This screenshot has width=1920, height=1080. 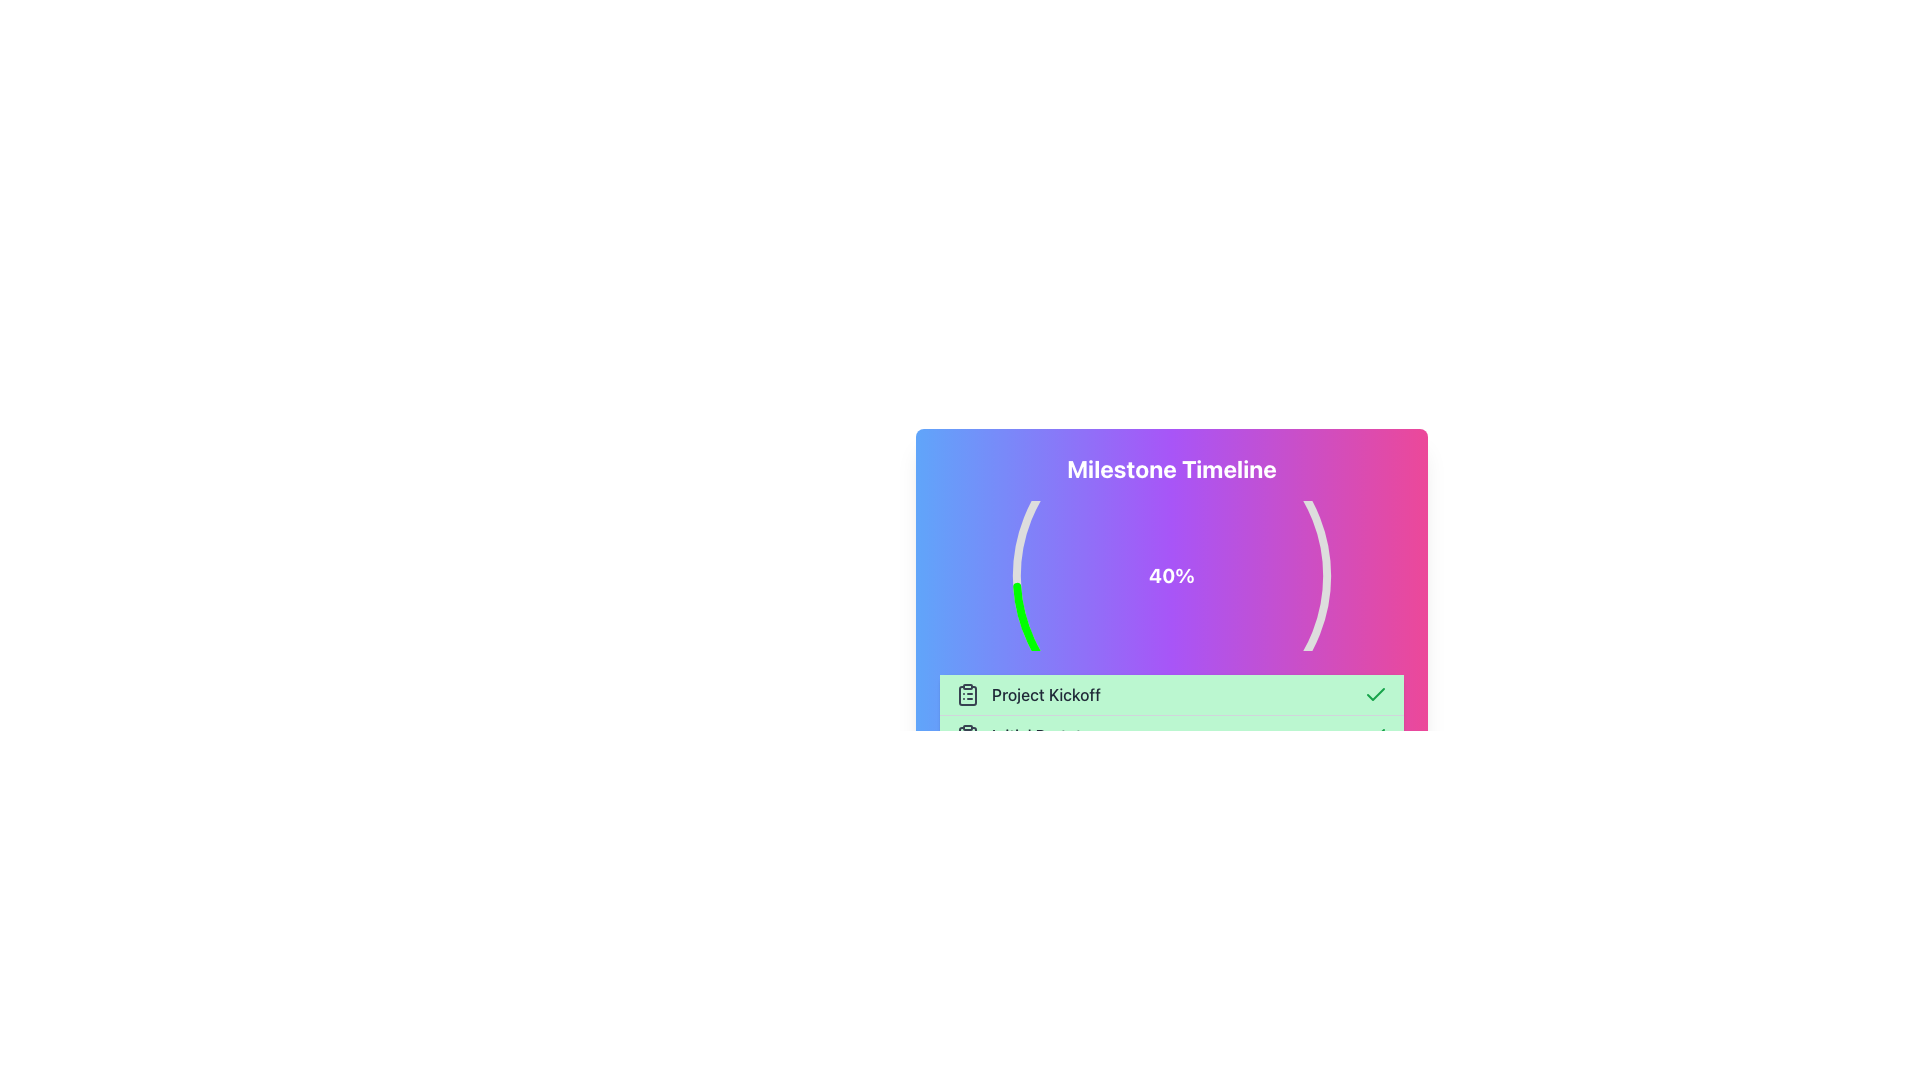 I want to click on the Circular Progress Indicator displaying '40%' within the 'Milestone Timeline' widget, so click(x=1171, y=567).